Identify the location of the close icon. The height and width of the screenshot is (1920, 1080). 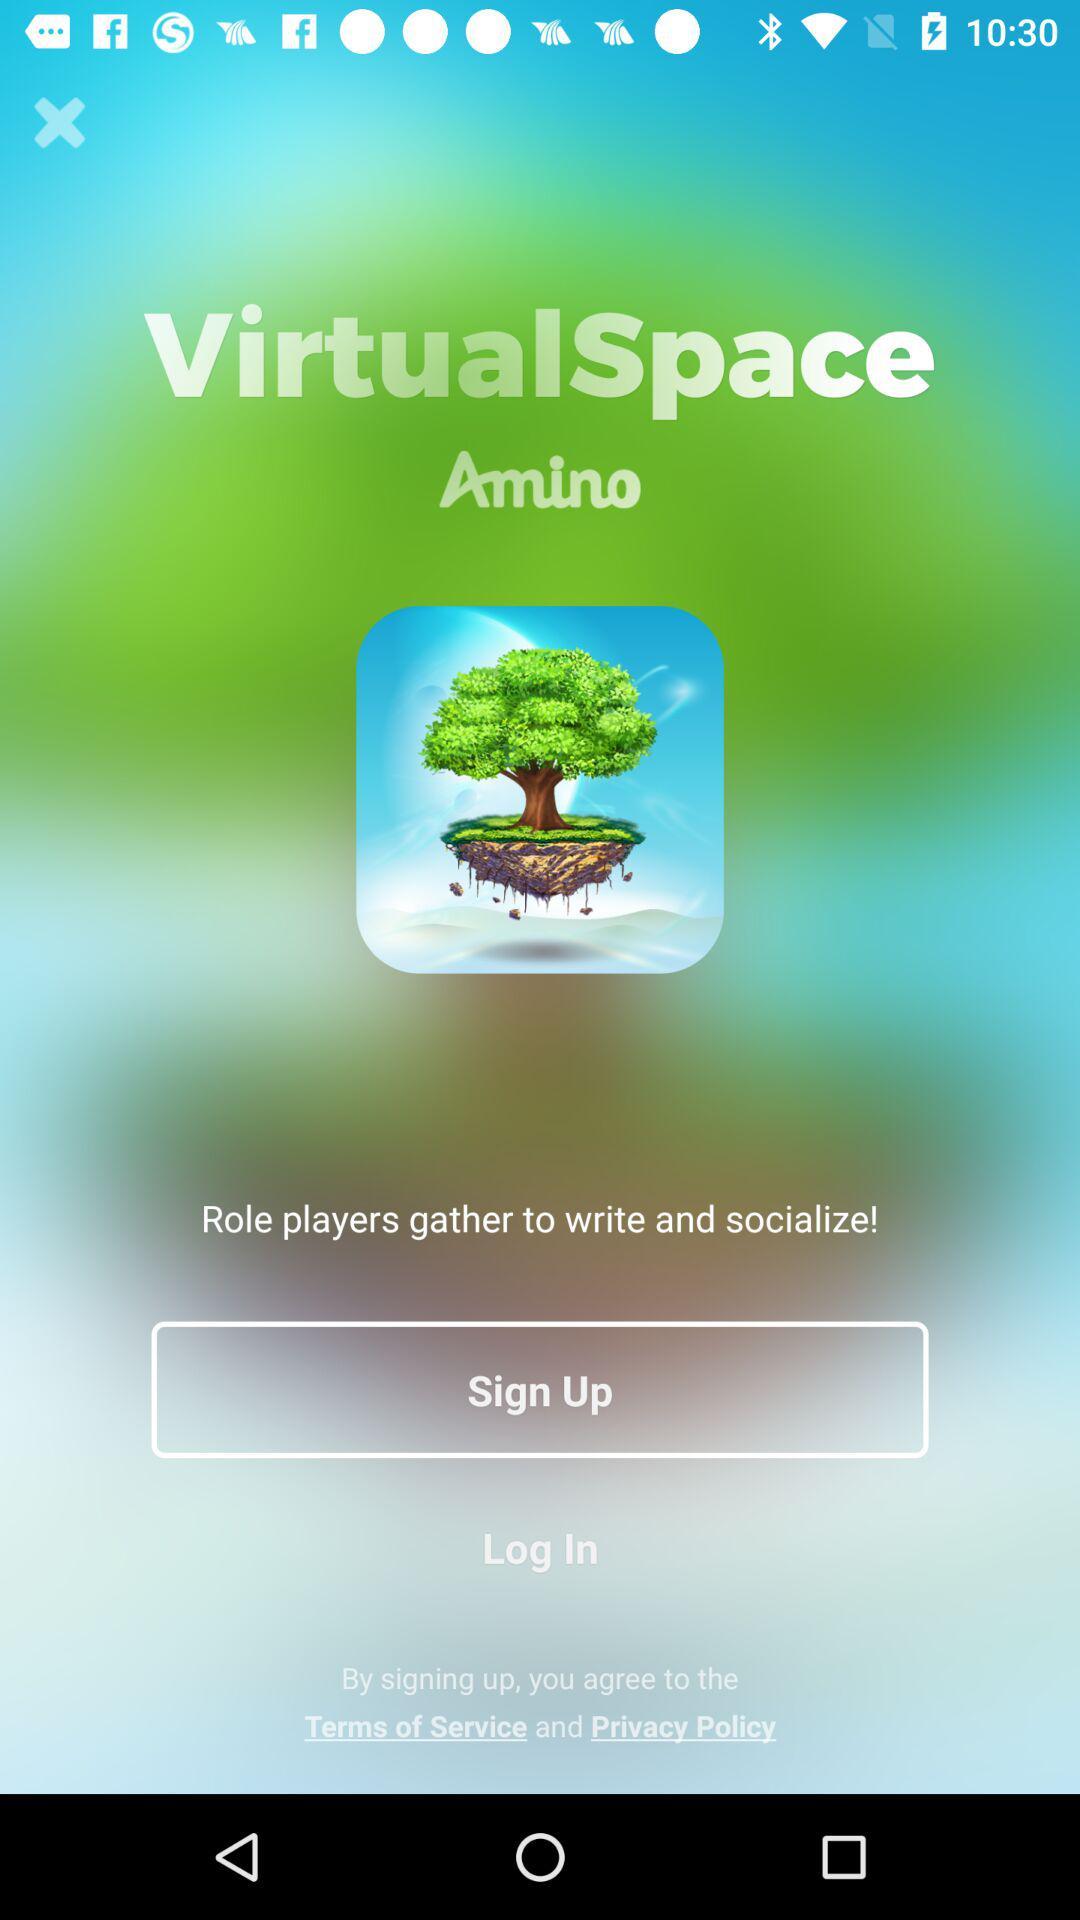
(59, 122).